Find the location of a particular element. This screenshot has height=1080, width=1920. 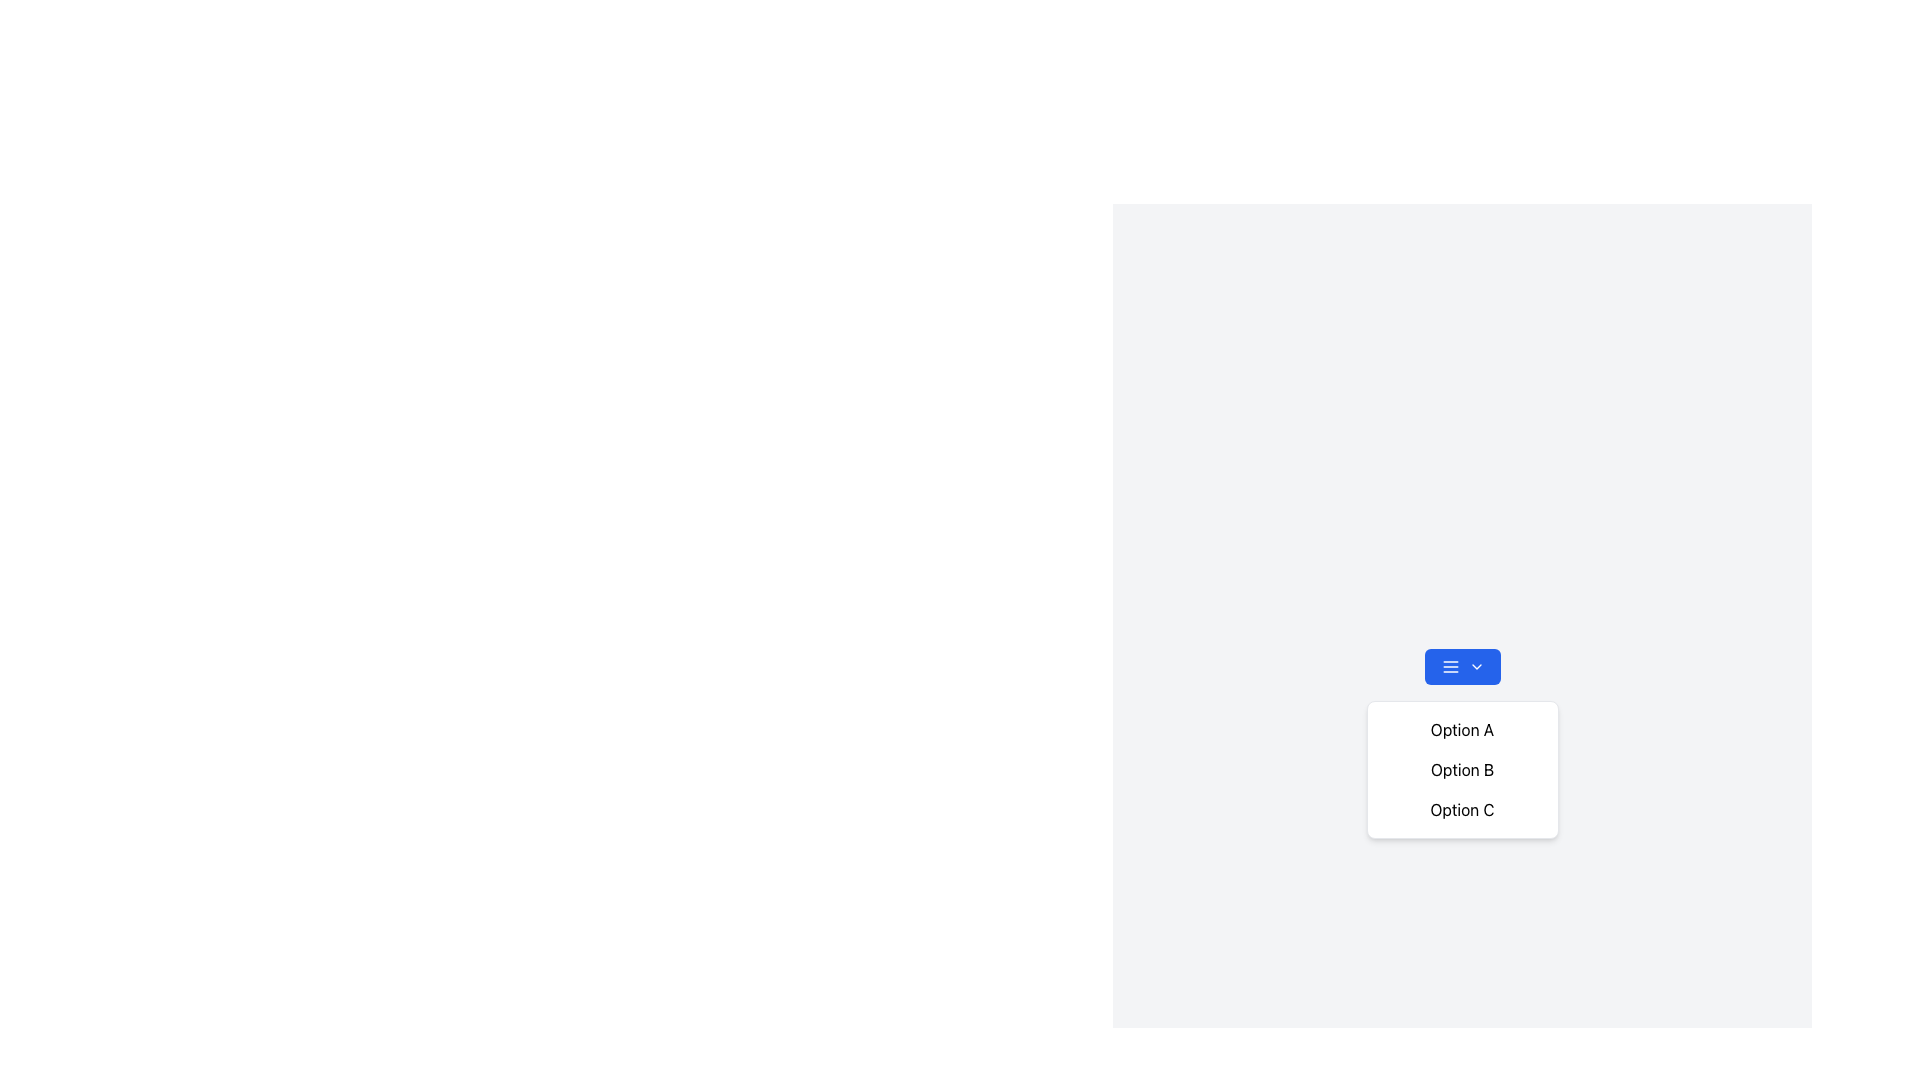

the small blue button with a hamburger menu icon, located at the top-left of the button is located at coordinates (1450, 667).